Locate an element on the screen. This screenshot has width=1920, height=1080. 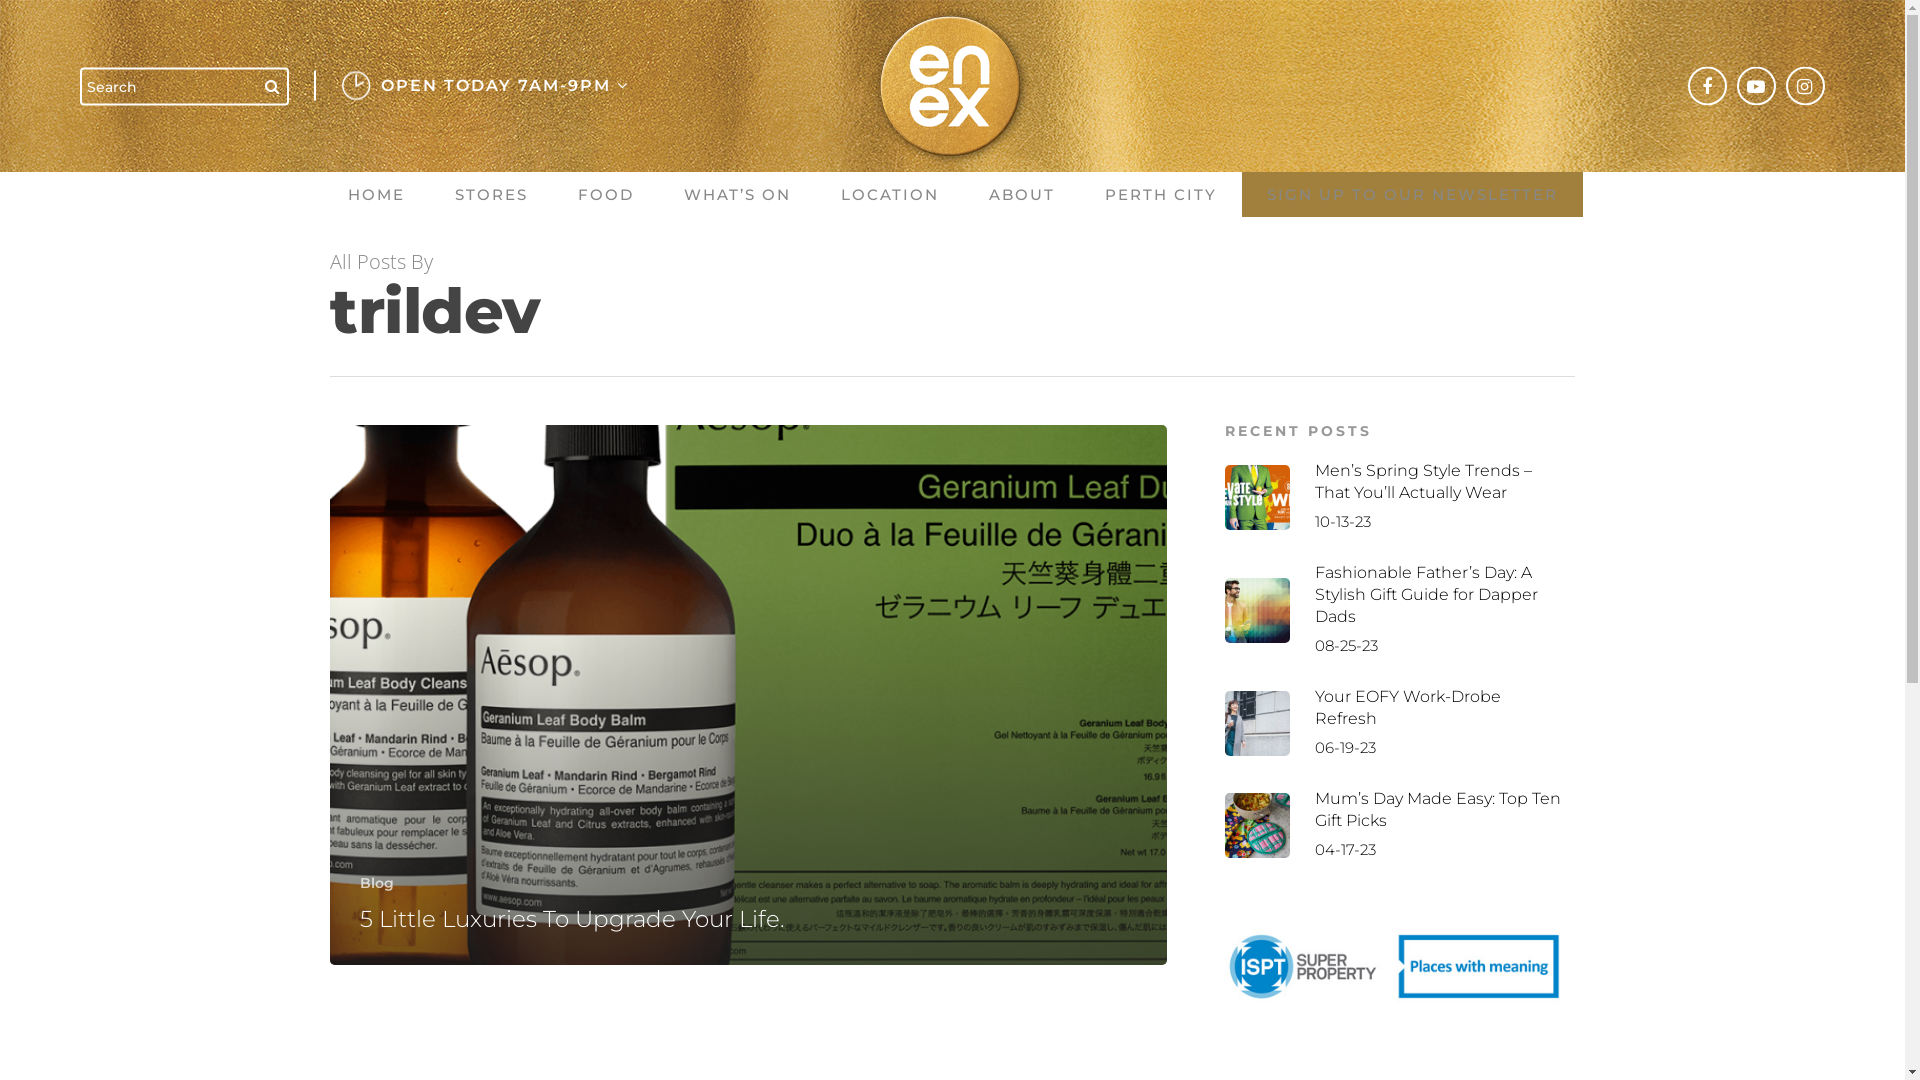
'SIGN UP TO OUR NEWSLETTER' is located at coordinates (1411, 194).